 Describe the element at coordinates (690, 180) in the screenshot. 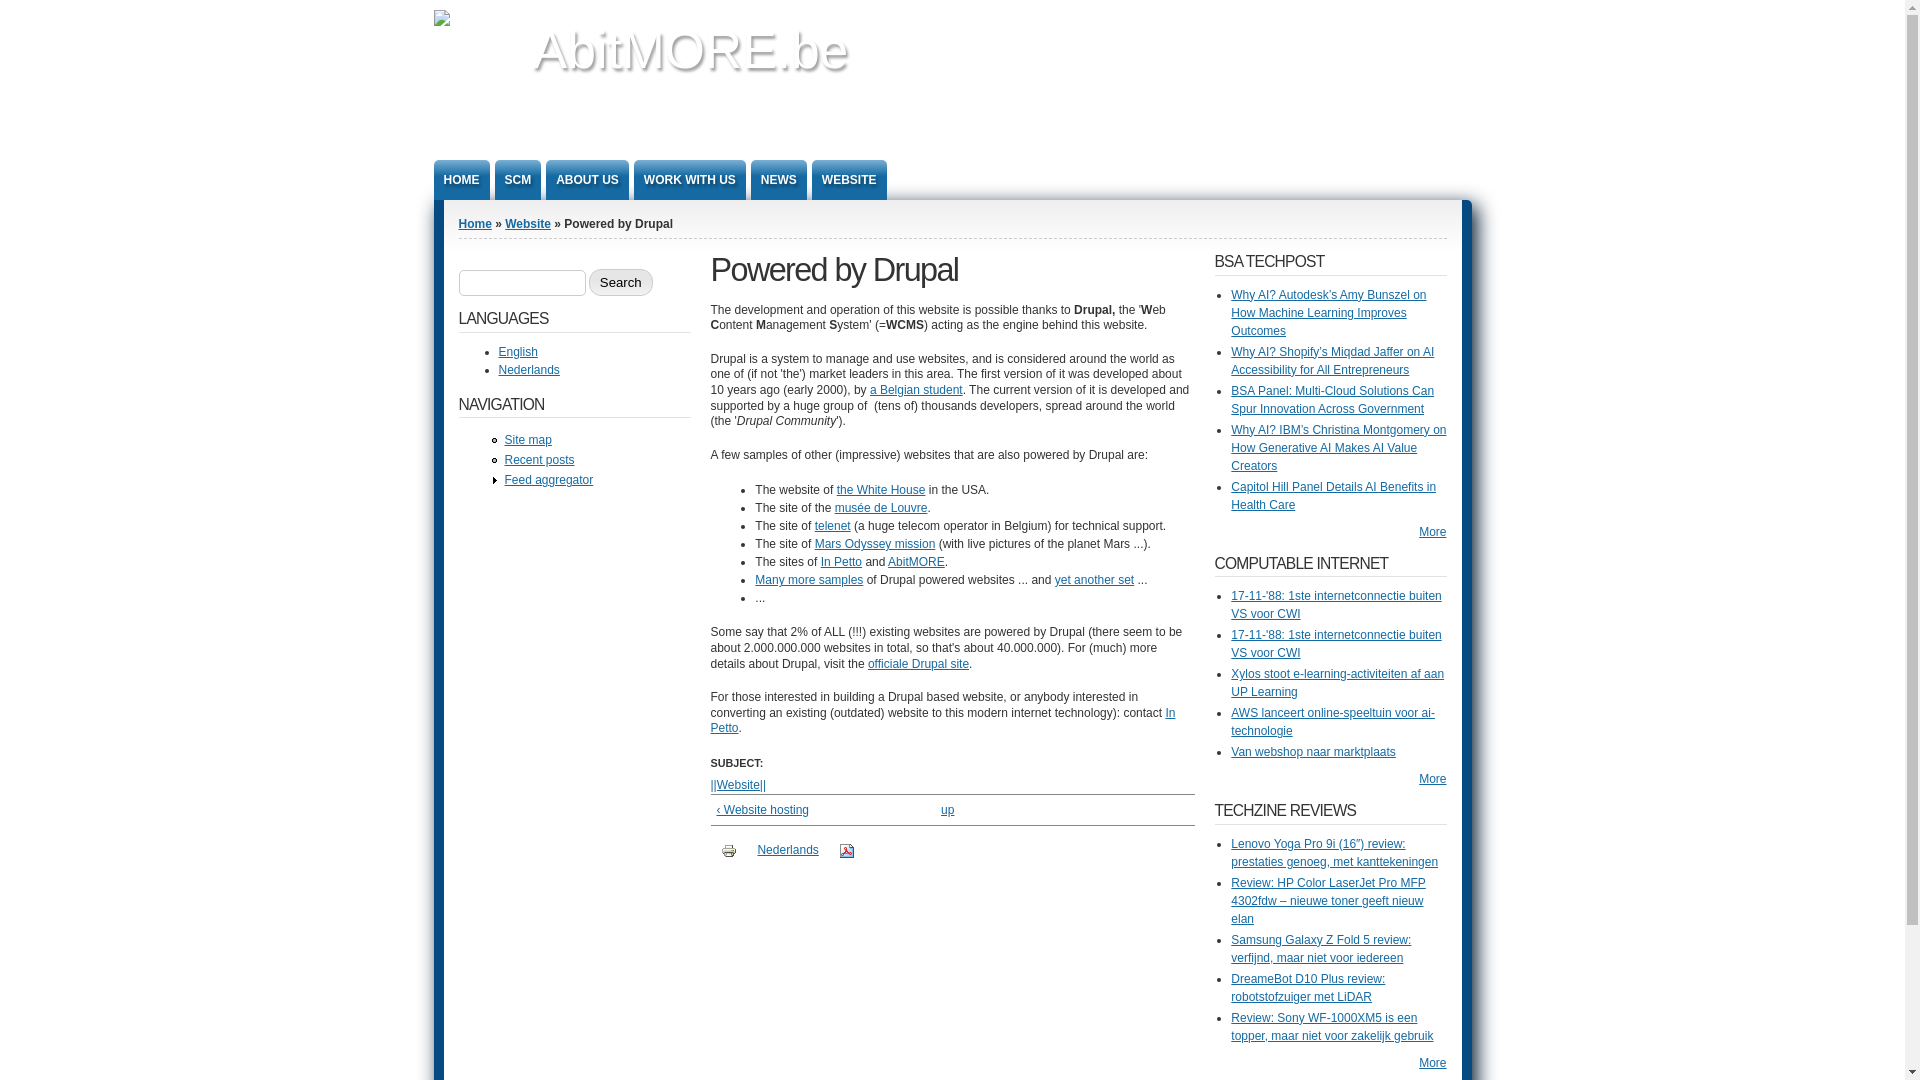

I see `'WORK WITH US'` at that location.